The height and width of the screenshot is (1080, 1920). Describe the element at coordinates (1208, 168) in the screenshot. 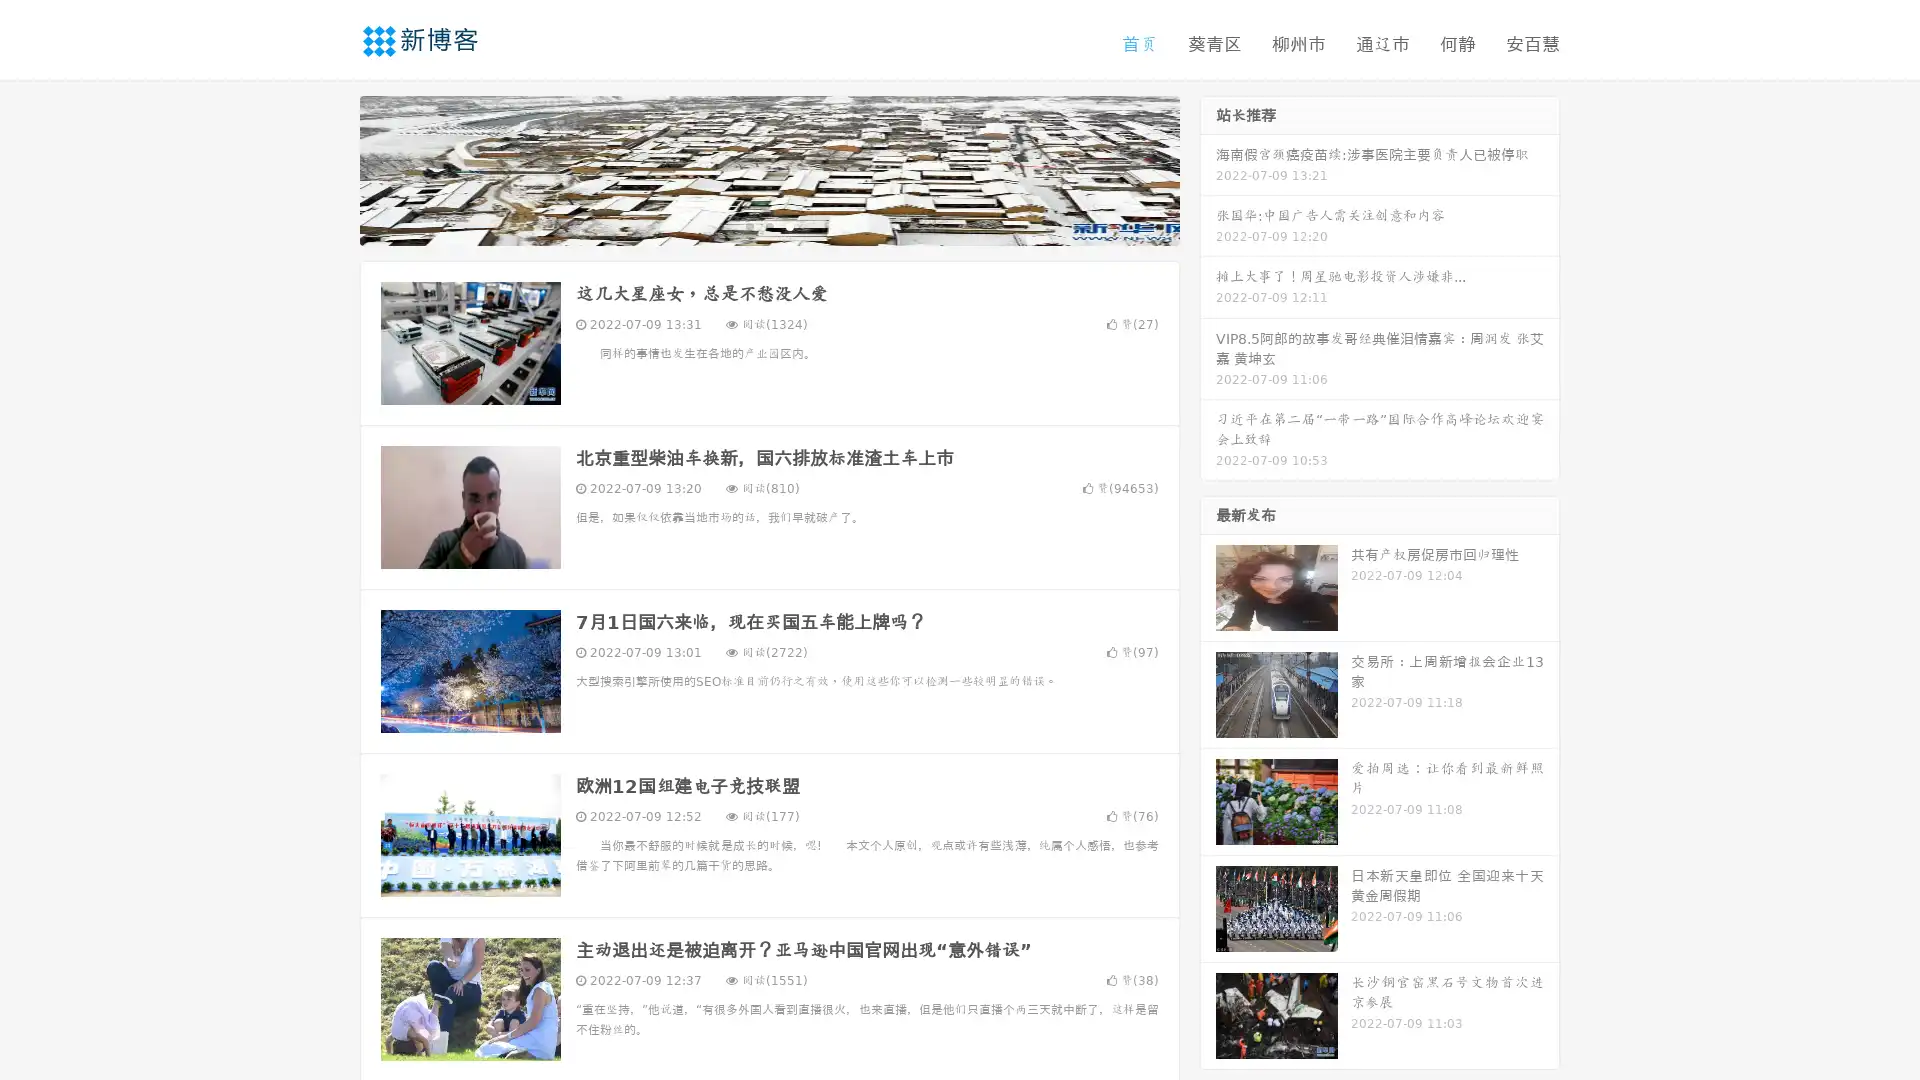

I see `Next slide` at that location.